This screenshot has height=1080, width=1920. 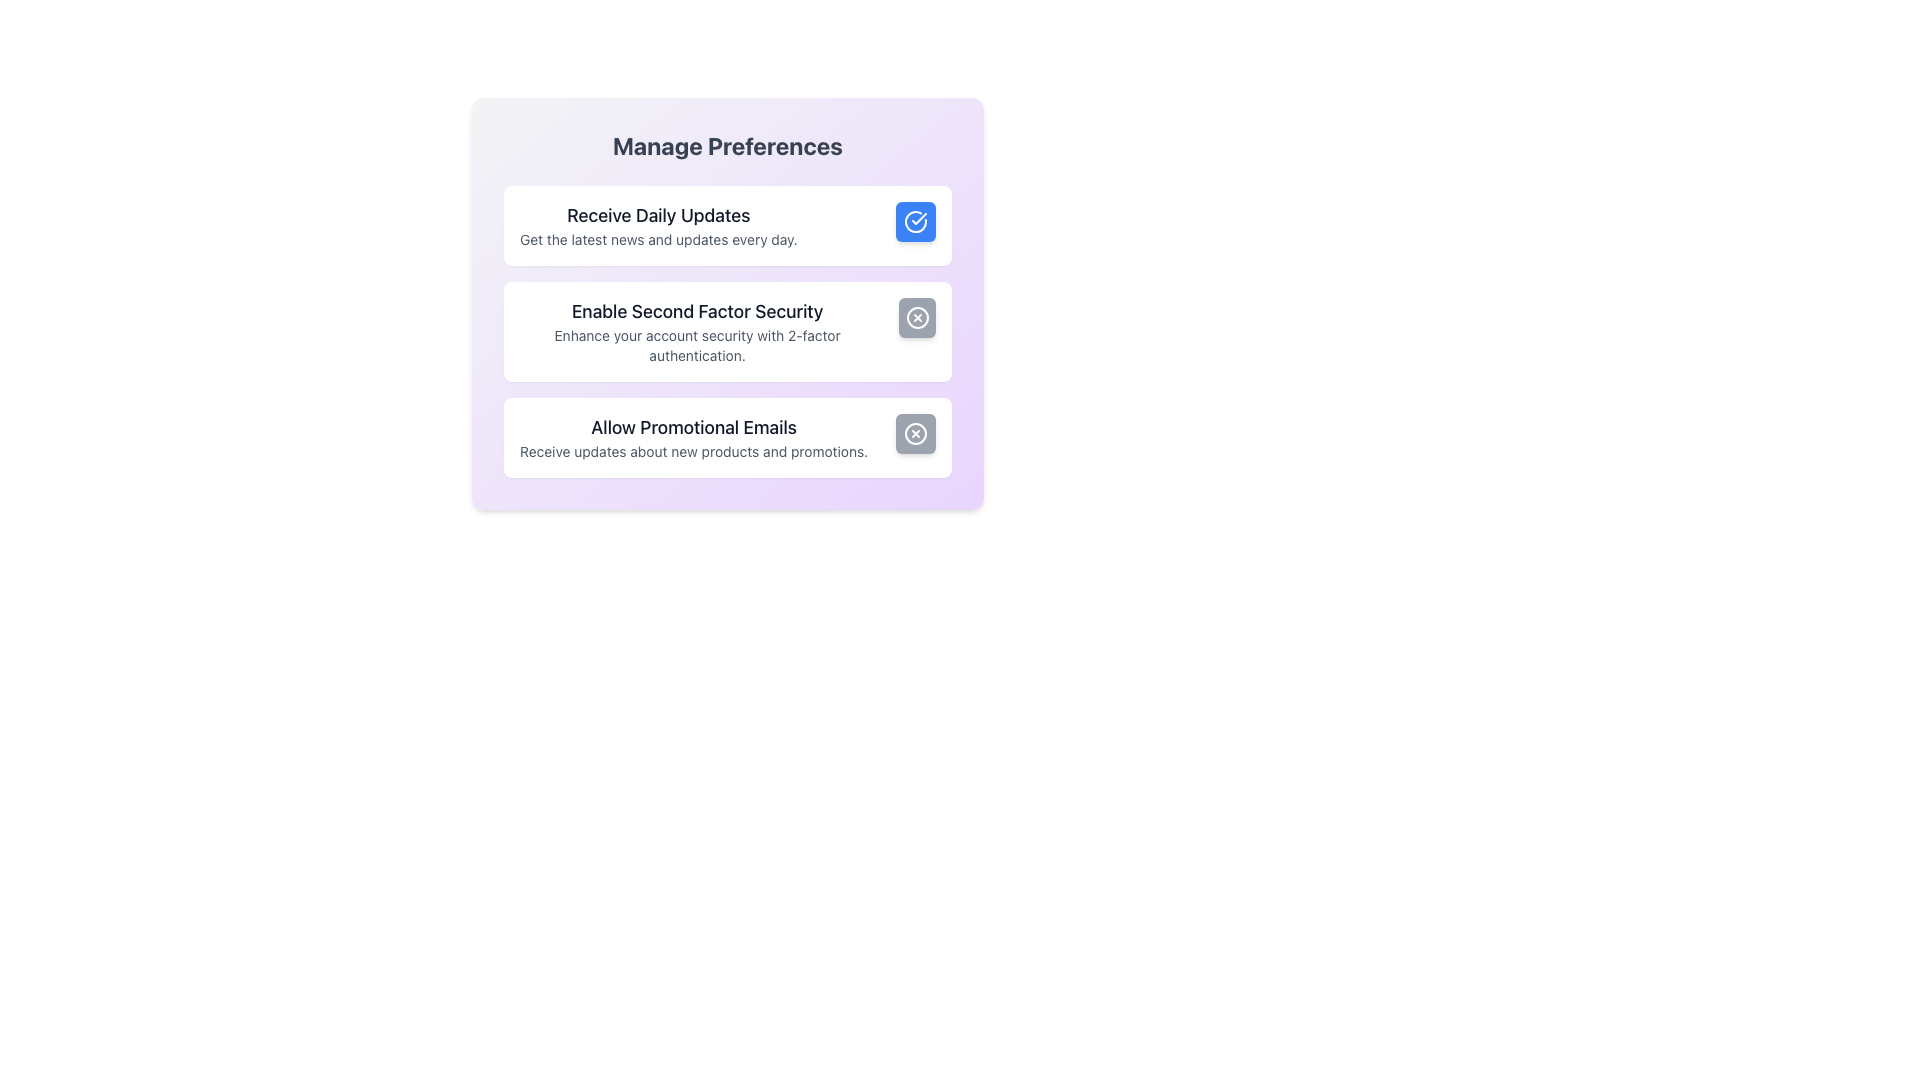 I want to click on the toggle button for 'Receive Daily Updates' located in the top-right corner of the preference management panel, so click(x=915, y=222).